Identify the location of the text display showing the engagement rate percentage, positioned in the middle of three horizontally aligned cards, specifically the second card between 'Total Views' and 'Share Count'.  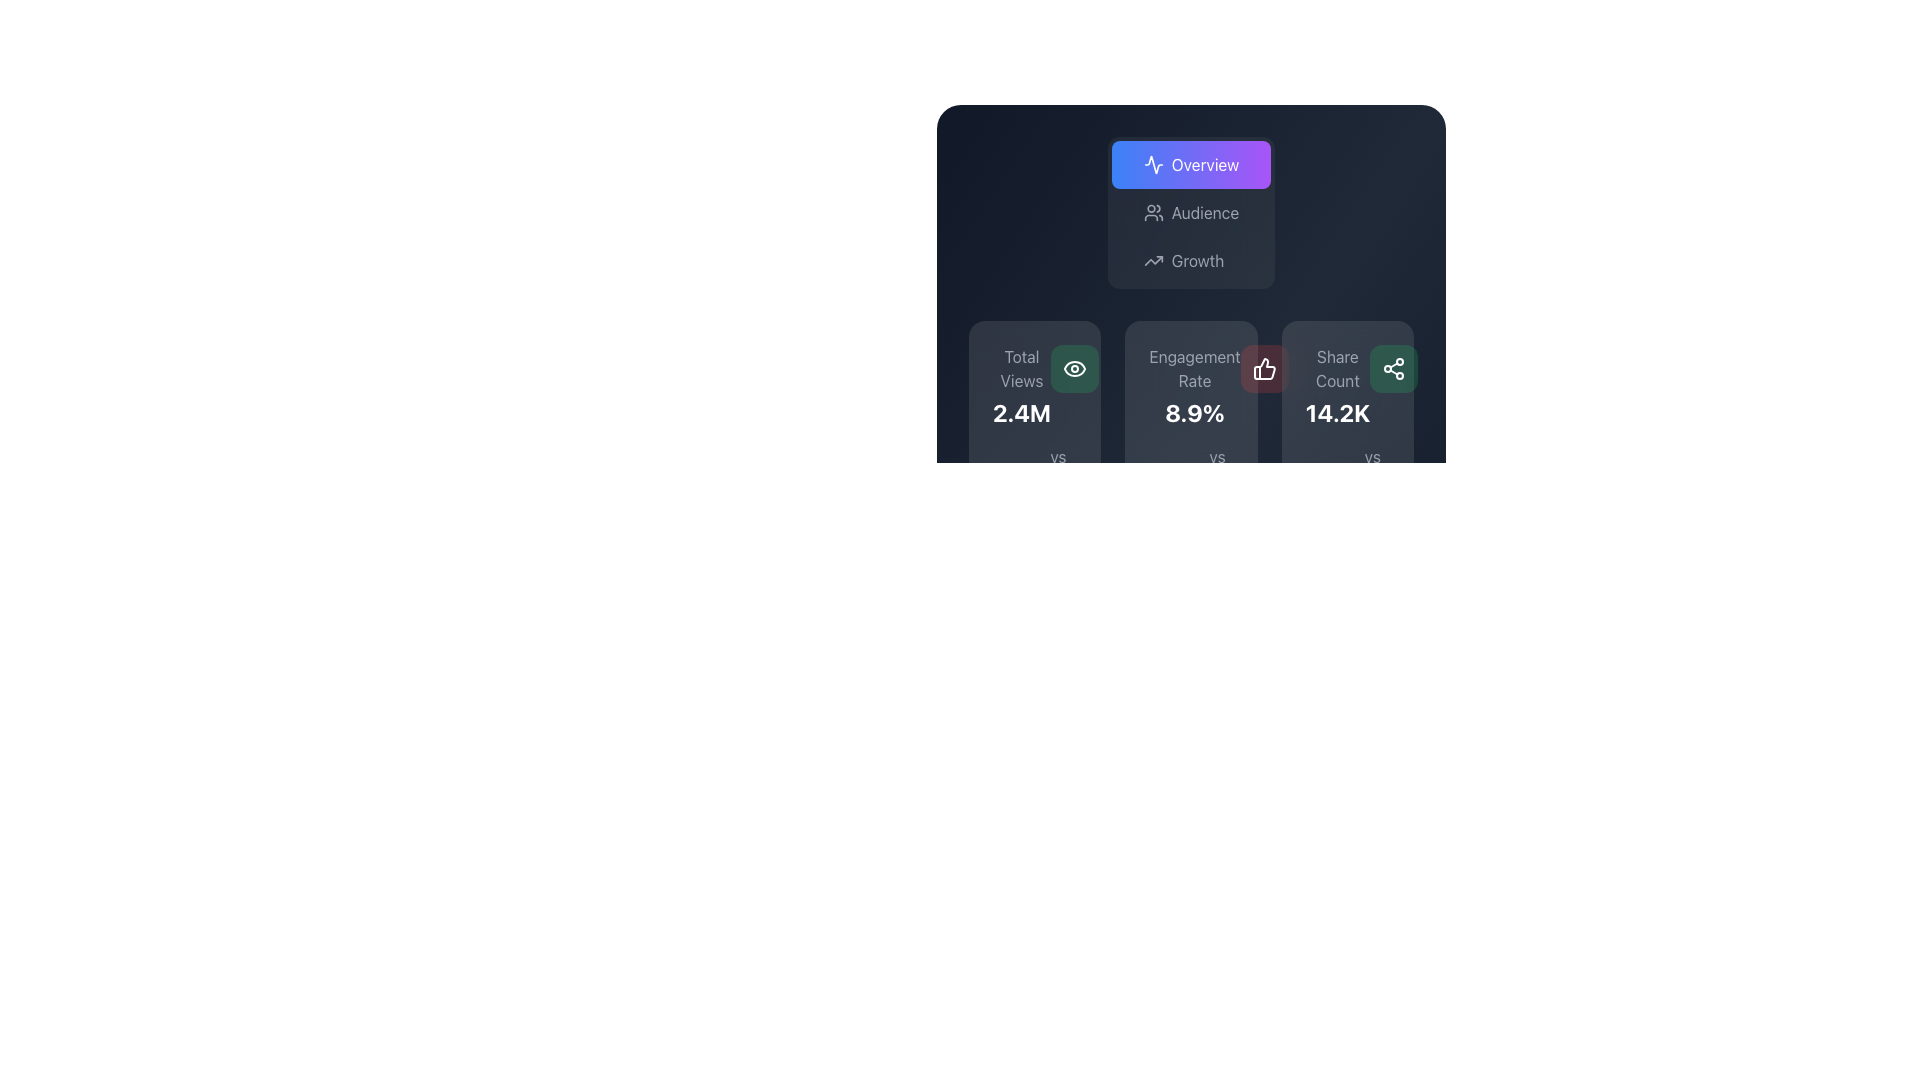
(1195, 386).